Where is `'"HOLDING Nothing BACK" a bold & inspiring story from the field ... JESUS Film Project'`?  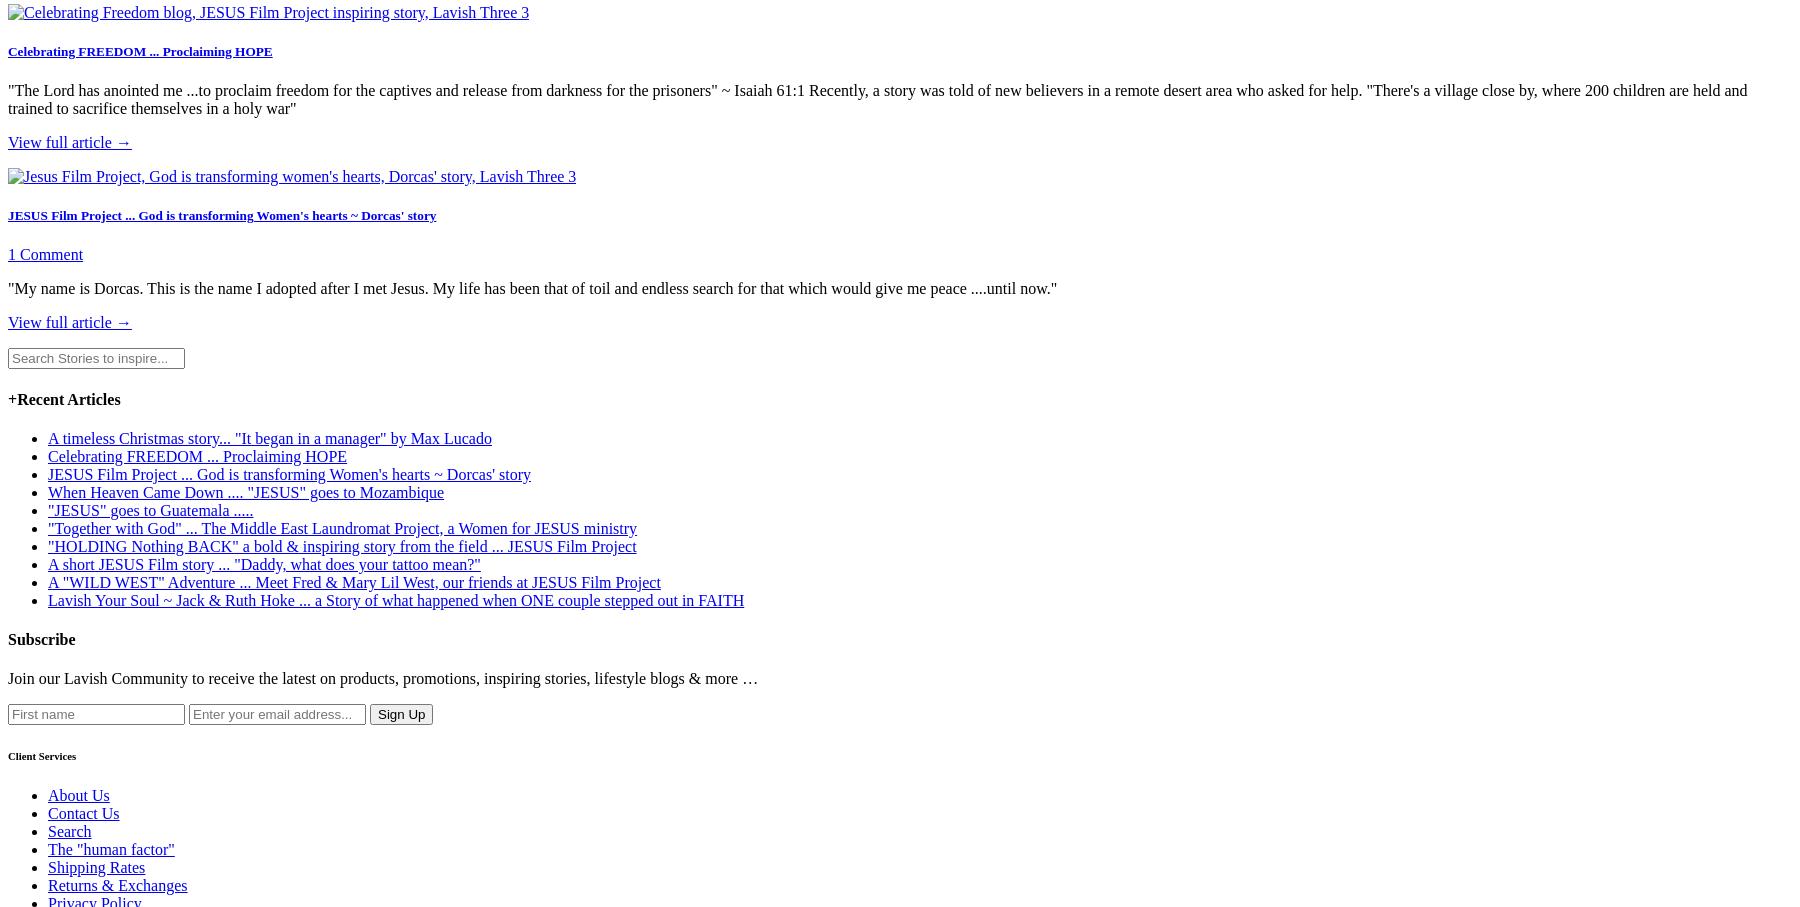
'"HOLDING Nothing BACK" a bold & inspiring story from the field ... JESUS Film Project' is located at coordinates (342, 545).